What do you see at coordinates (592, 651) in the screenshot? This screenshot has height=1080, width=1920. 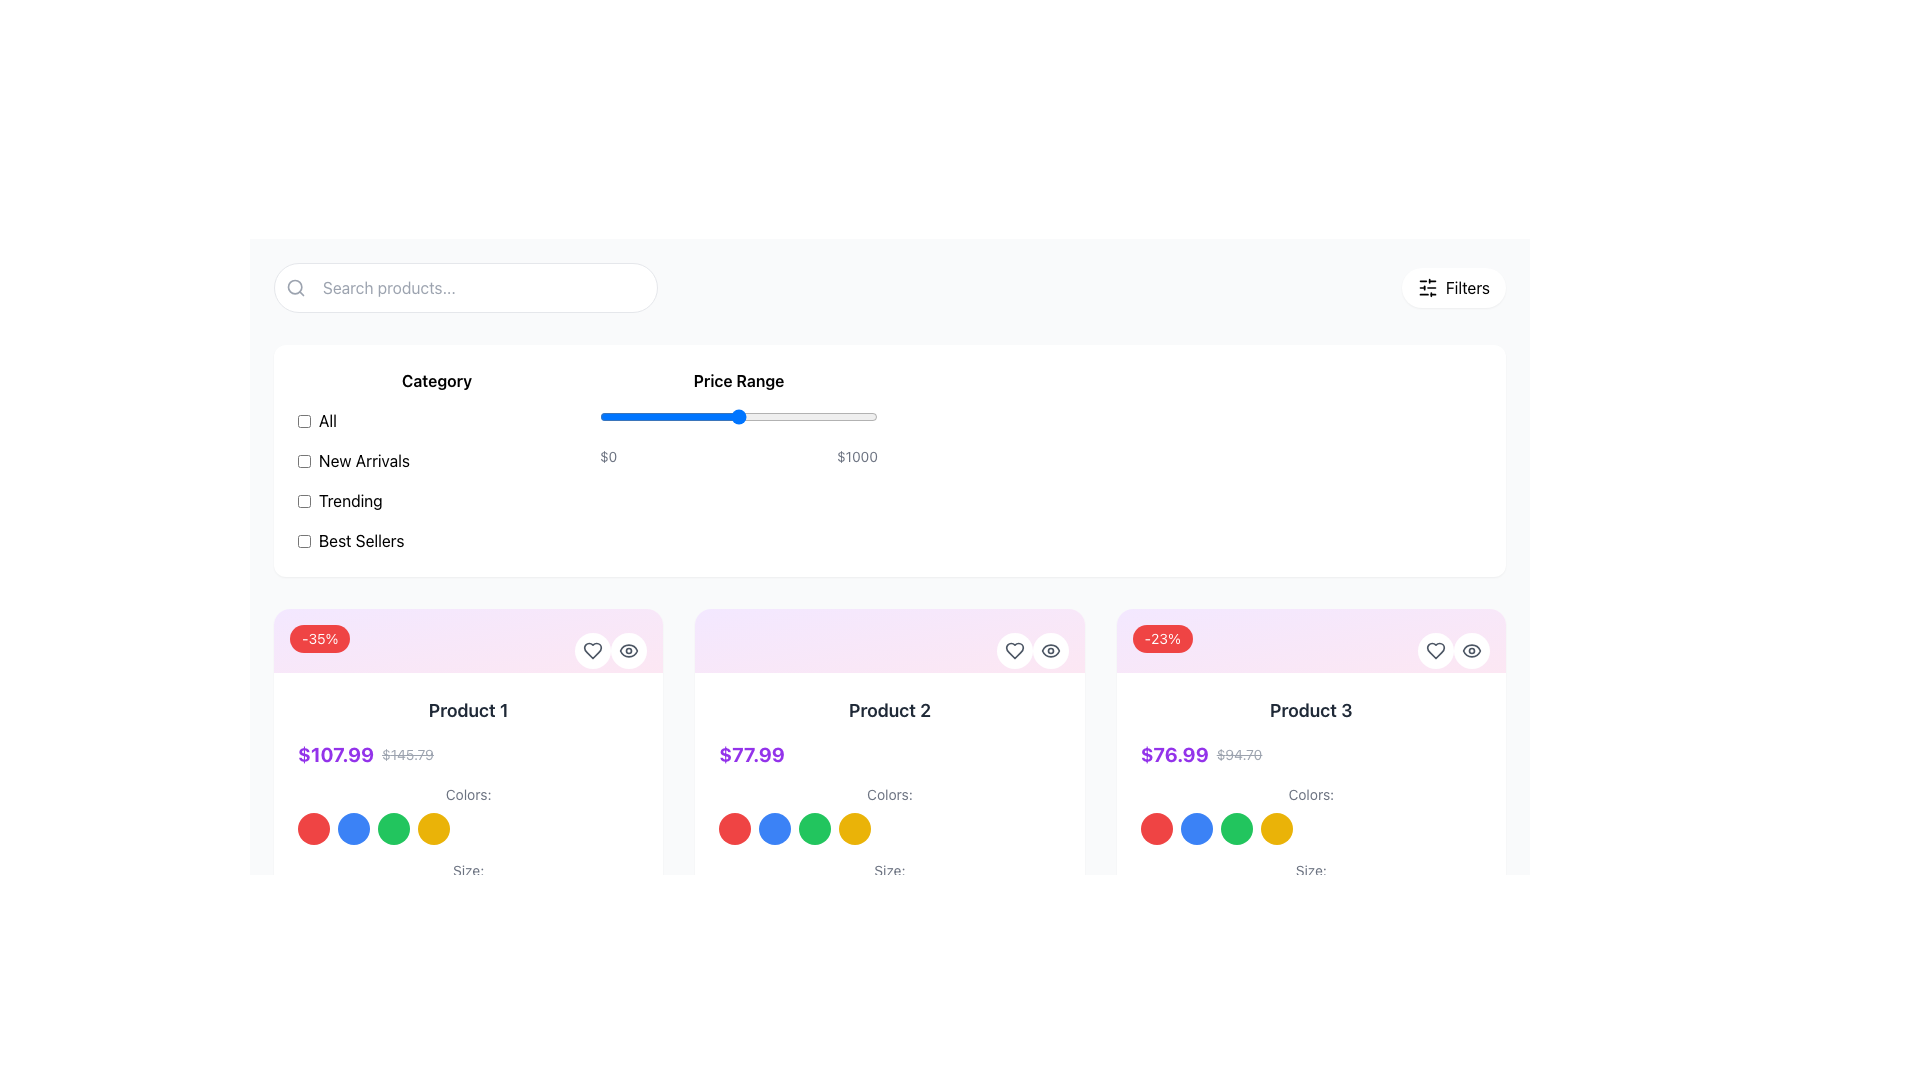 I see `the heart-shaped icon button located in the top right corner of the 'Product 2' card to mark it as a favorite` at bounding box center [592, 651].